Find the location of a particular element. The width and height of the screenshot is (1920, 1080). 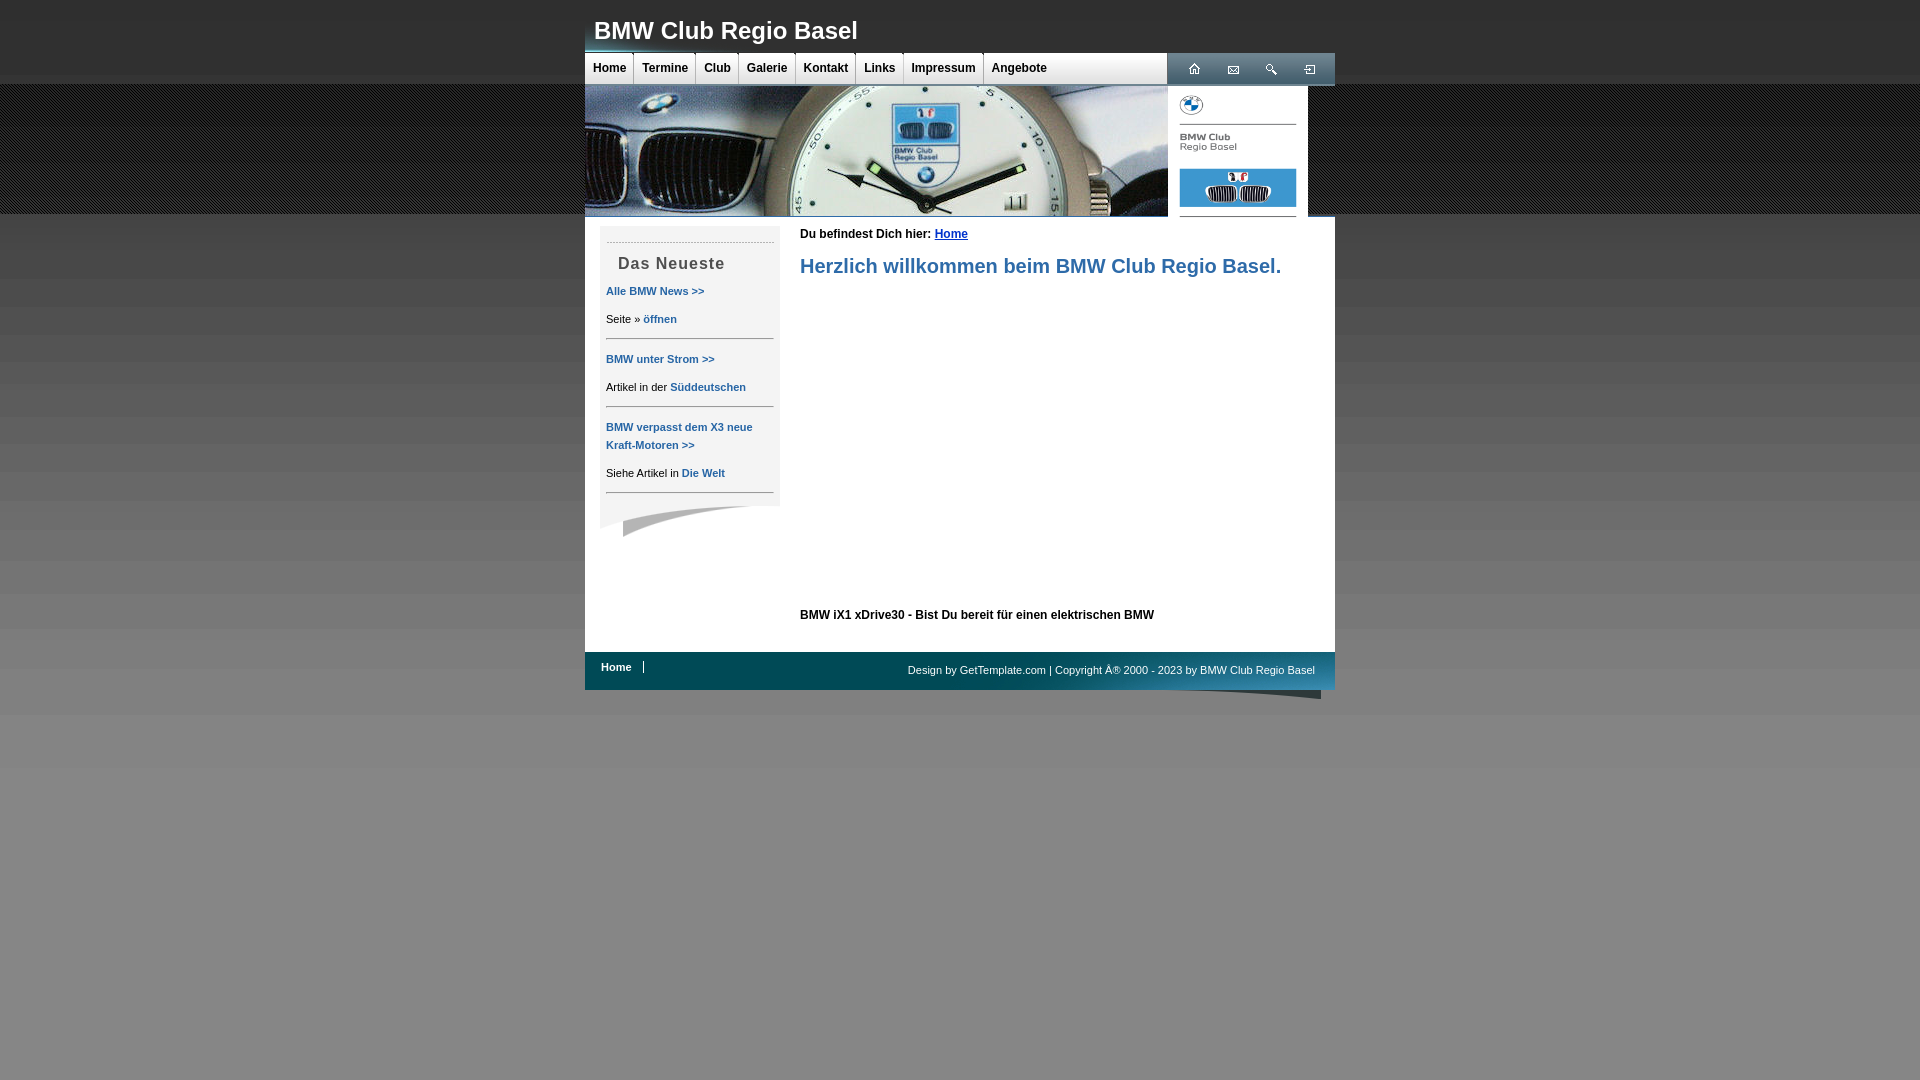

'not found: kopf-.jpg' is located at coordinates (876, 149).